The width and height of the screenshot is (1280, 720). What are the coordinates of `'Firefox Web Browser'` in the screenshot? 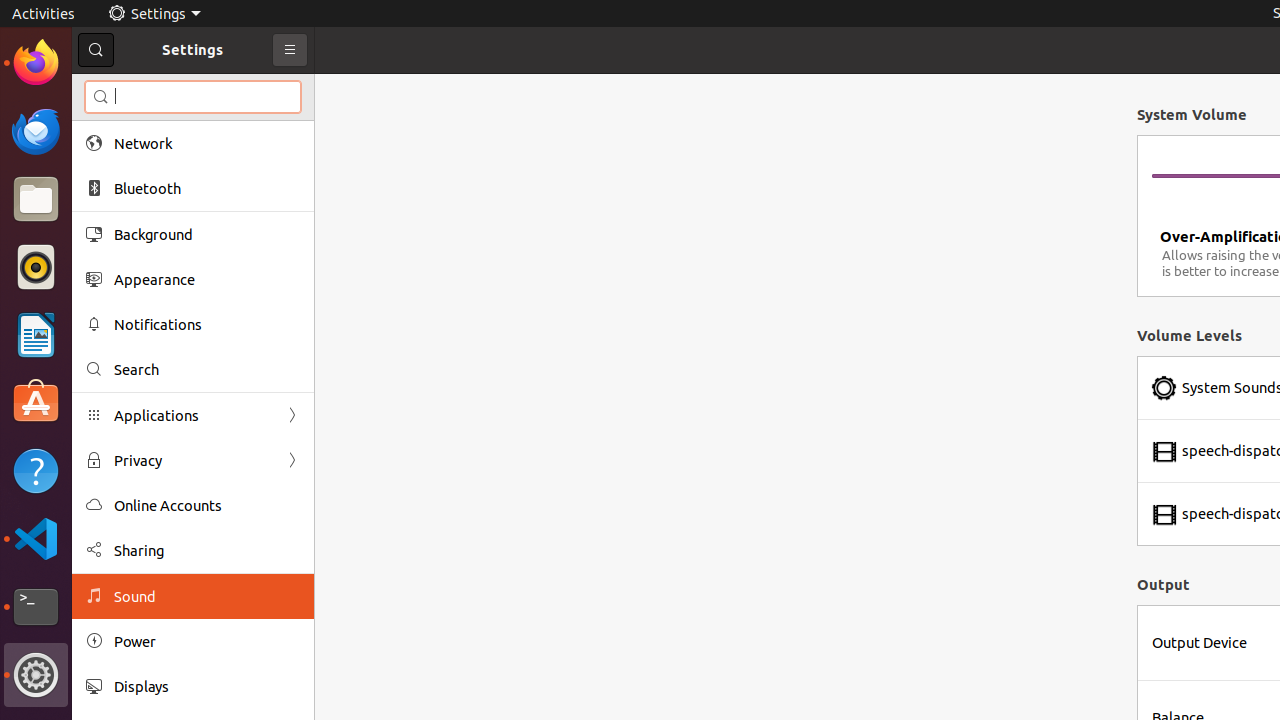 It's located at (35, 61).